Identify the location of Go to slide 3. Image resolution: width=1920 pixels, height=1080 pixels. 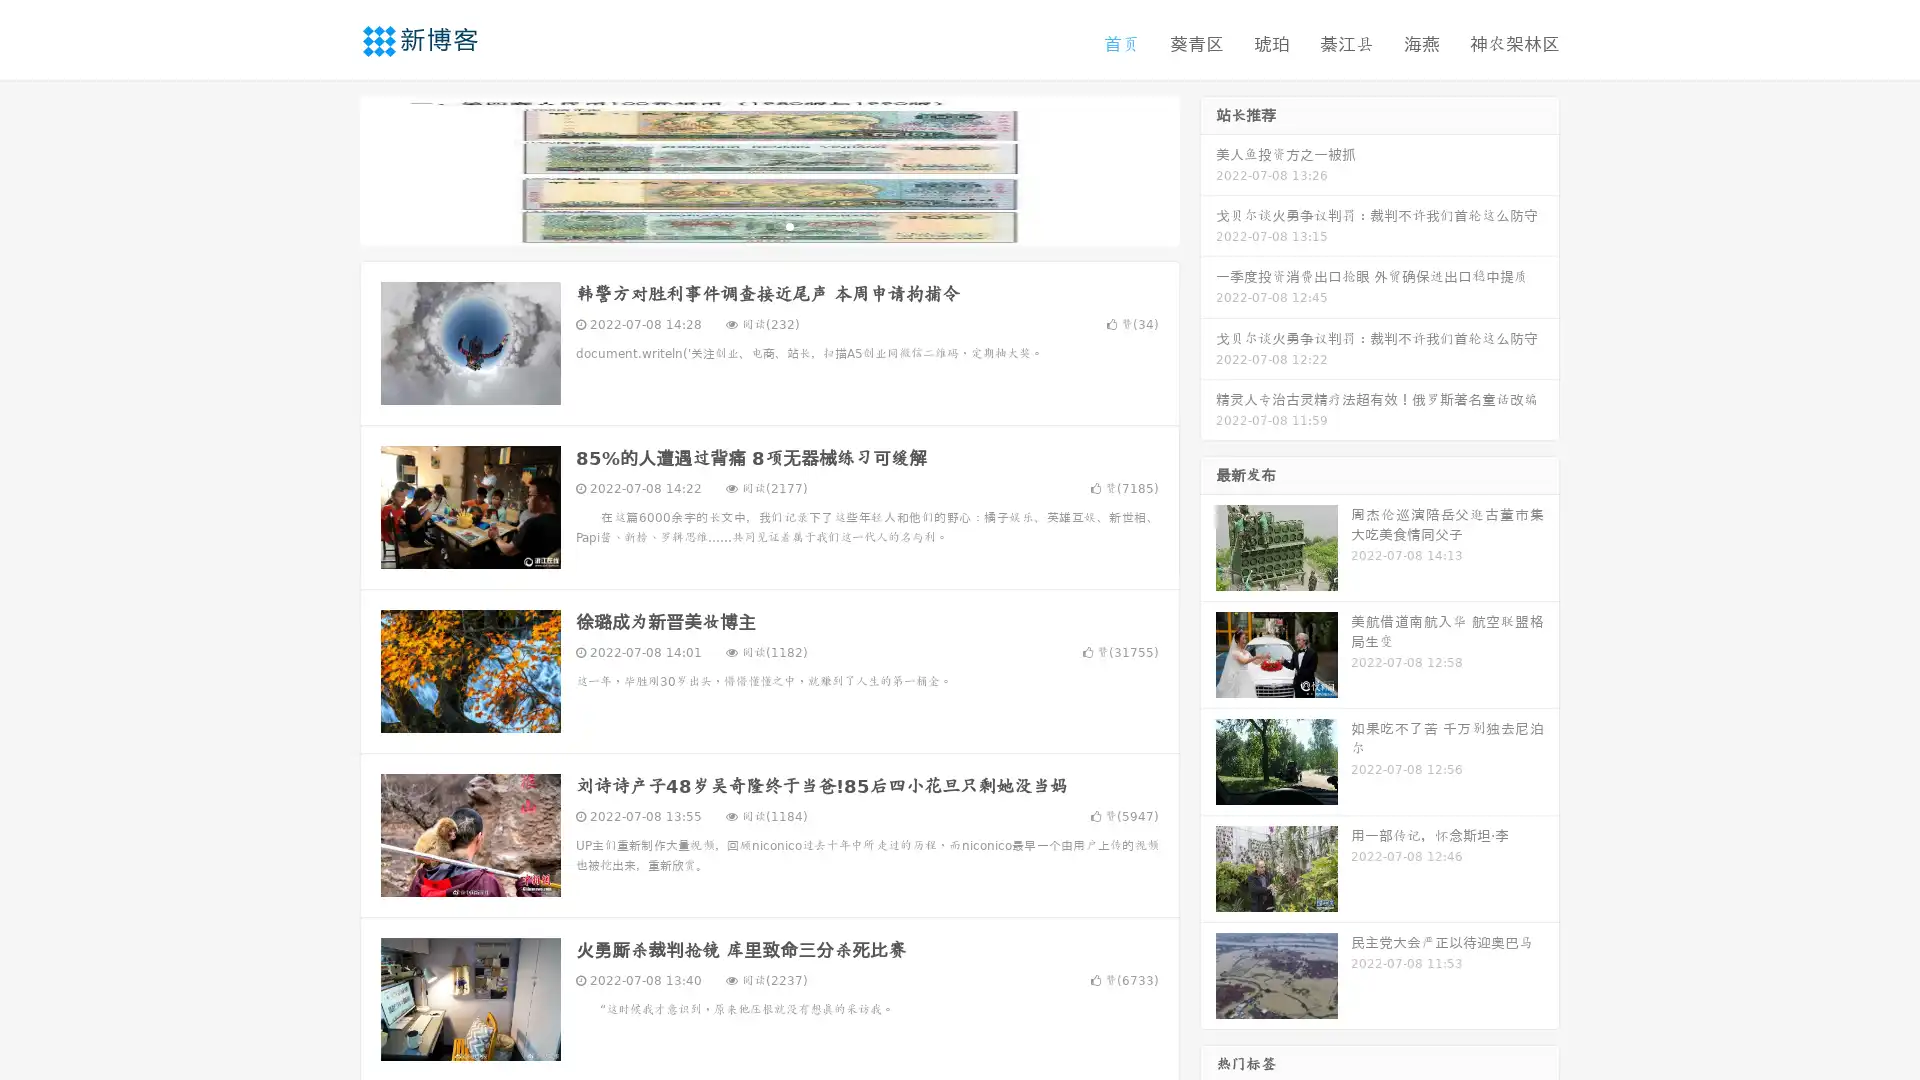
(789, 225).